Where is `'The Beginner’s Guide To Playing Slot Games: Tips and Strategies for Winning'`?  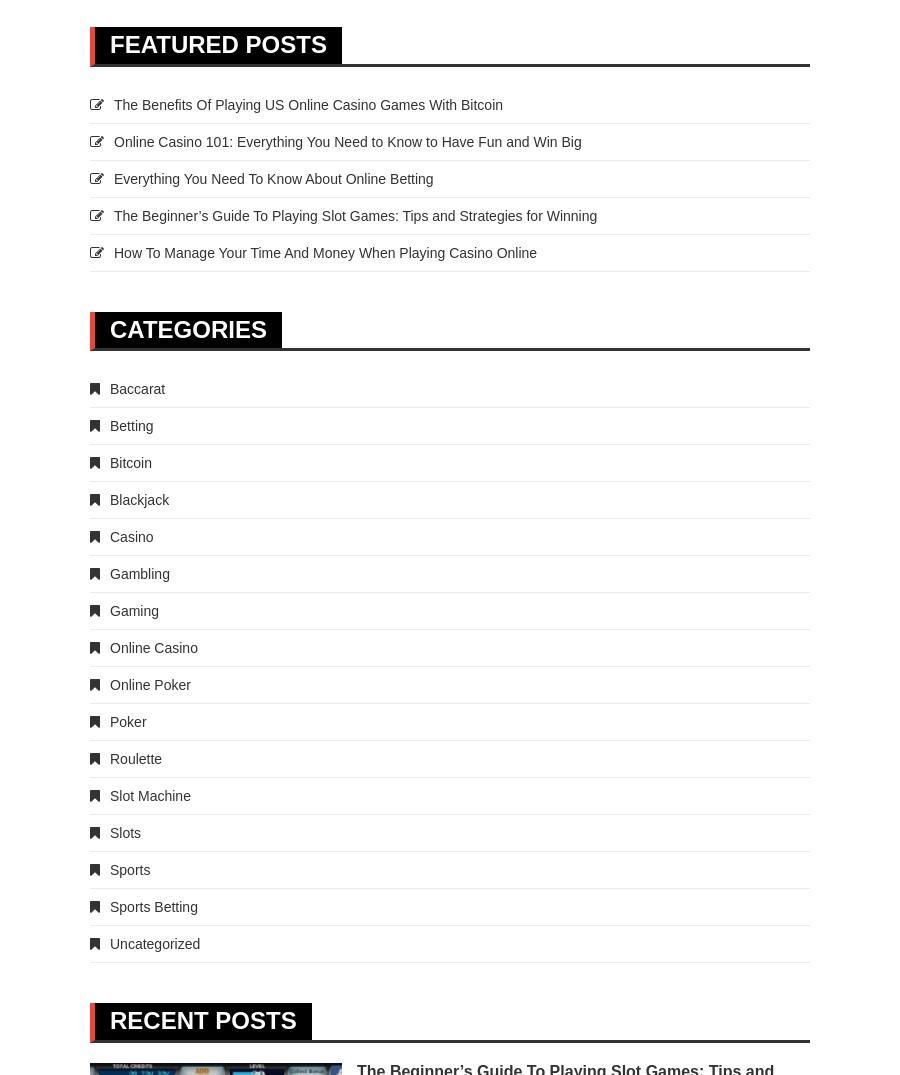
'The Beginner’s Guide To Playing Slot Games: Tips and Strategies for Winning' is located at coordinates (114, 213).